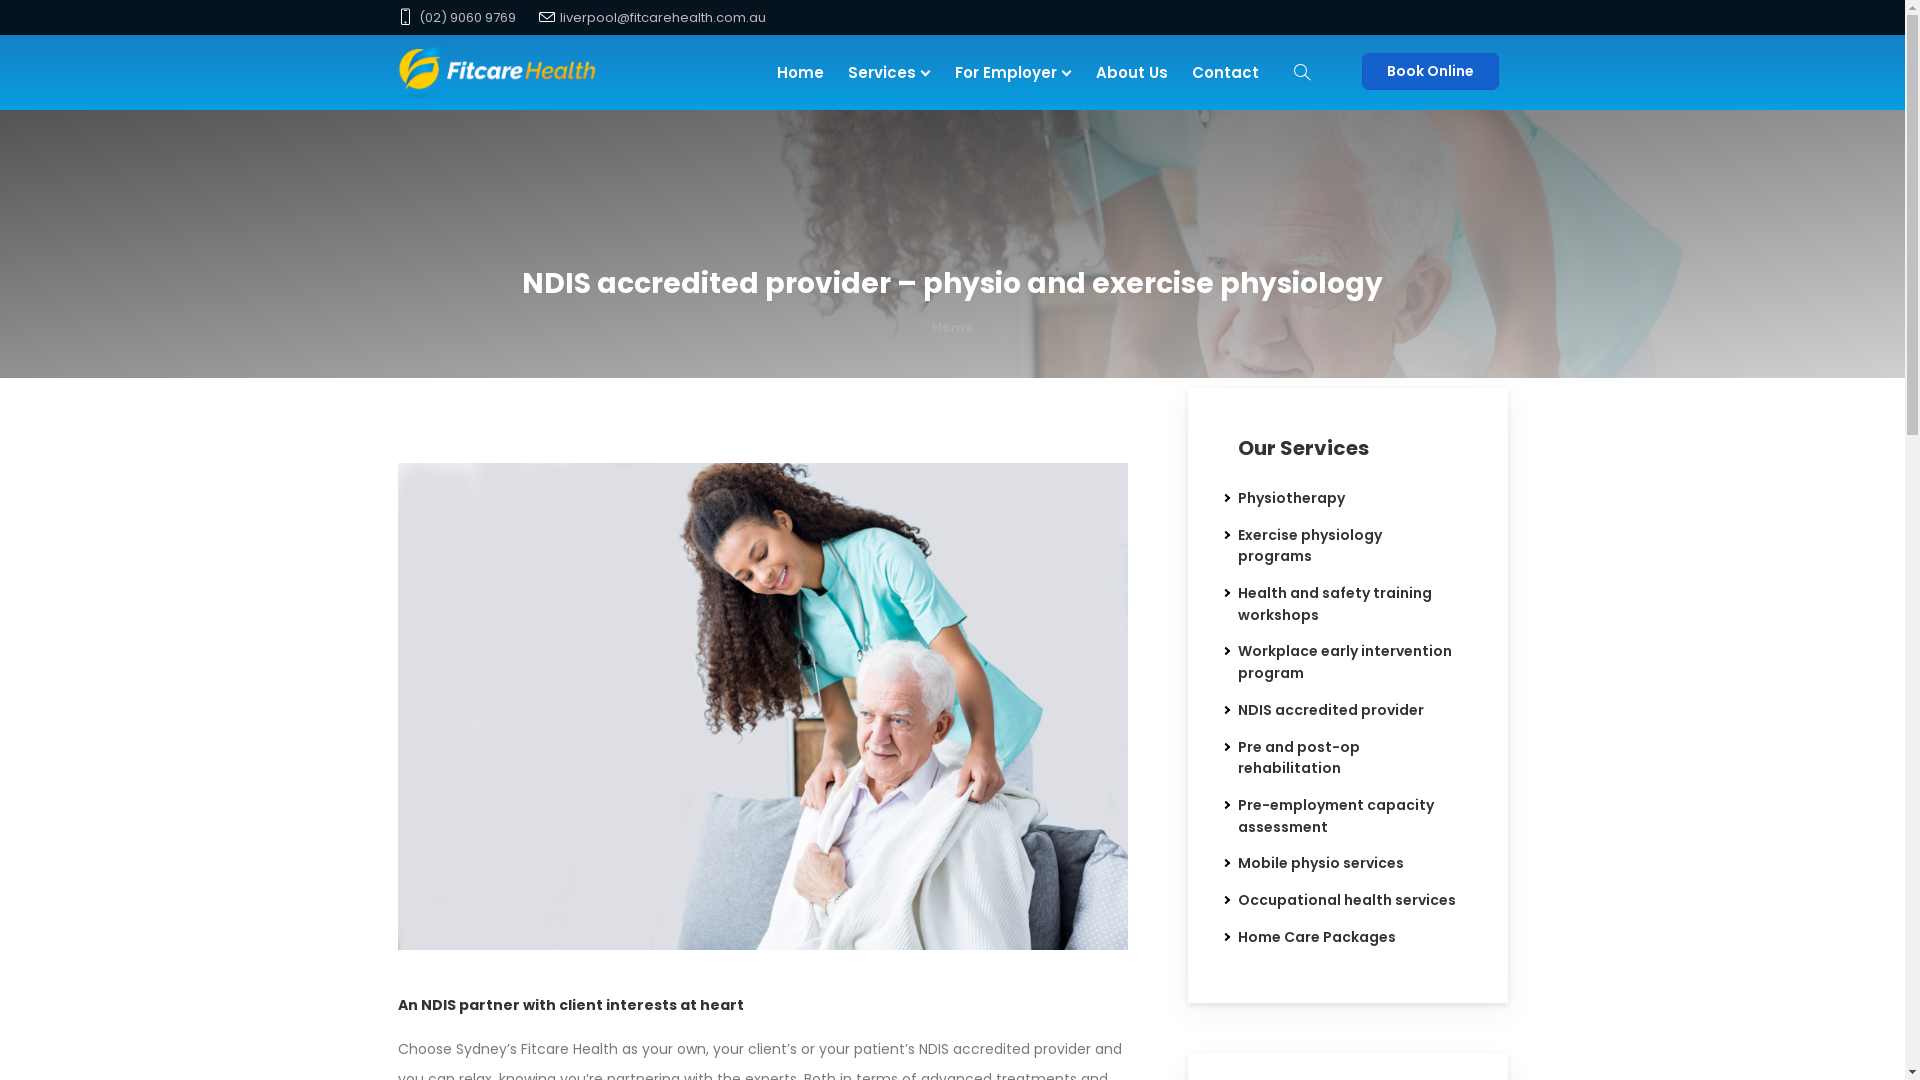 The image size is (1920, 1080). Describe the element at coordinates (1361, 70) in the screenshot. I see `'Book Online'` at that location.